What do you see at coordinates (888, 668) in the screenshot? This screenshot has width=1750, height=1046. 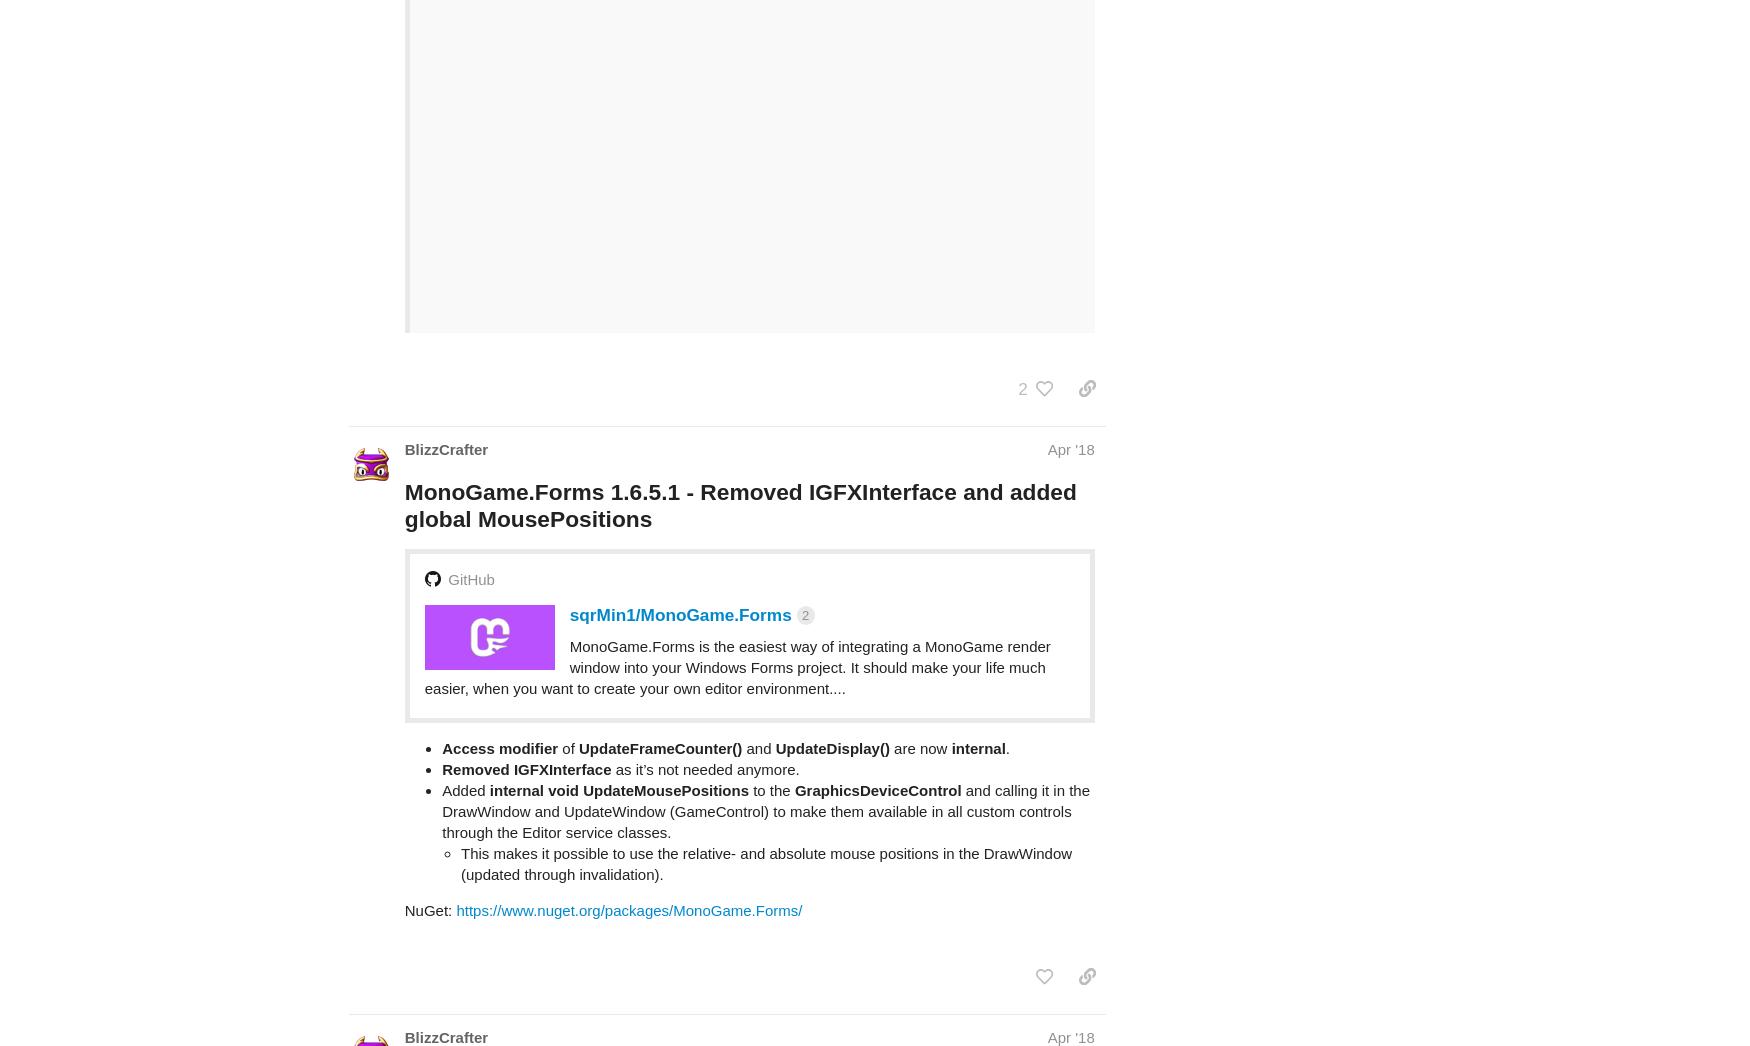 I see `'are now'` at bounding box center [888, 668].